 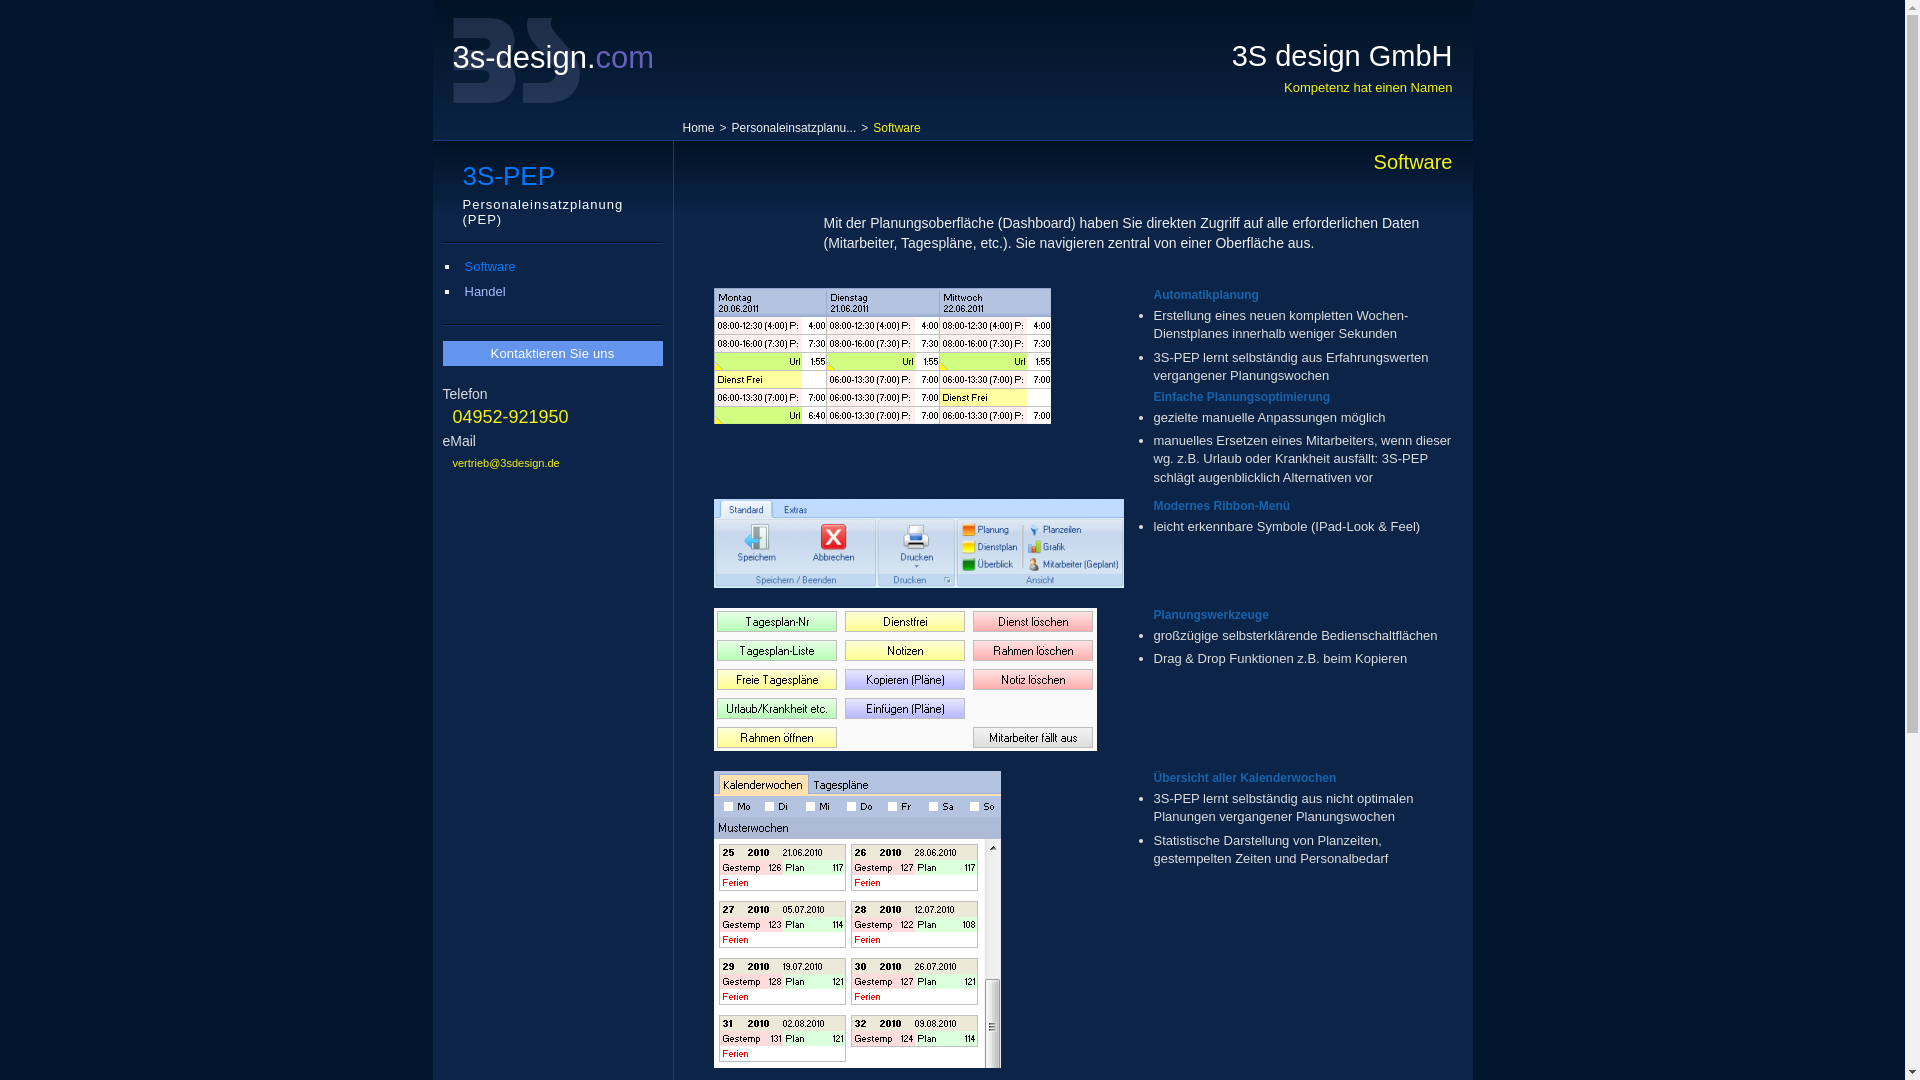 I want to click on 'Personaleinsatzplanu...', so click(x=793, y=127).